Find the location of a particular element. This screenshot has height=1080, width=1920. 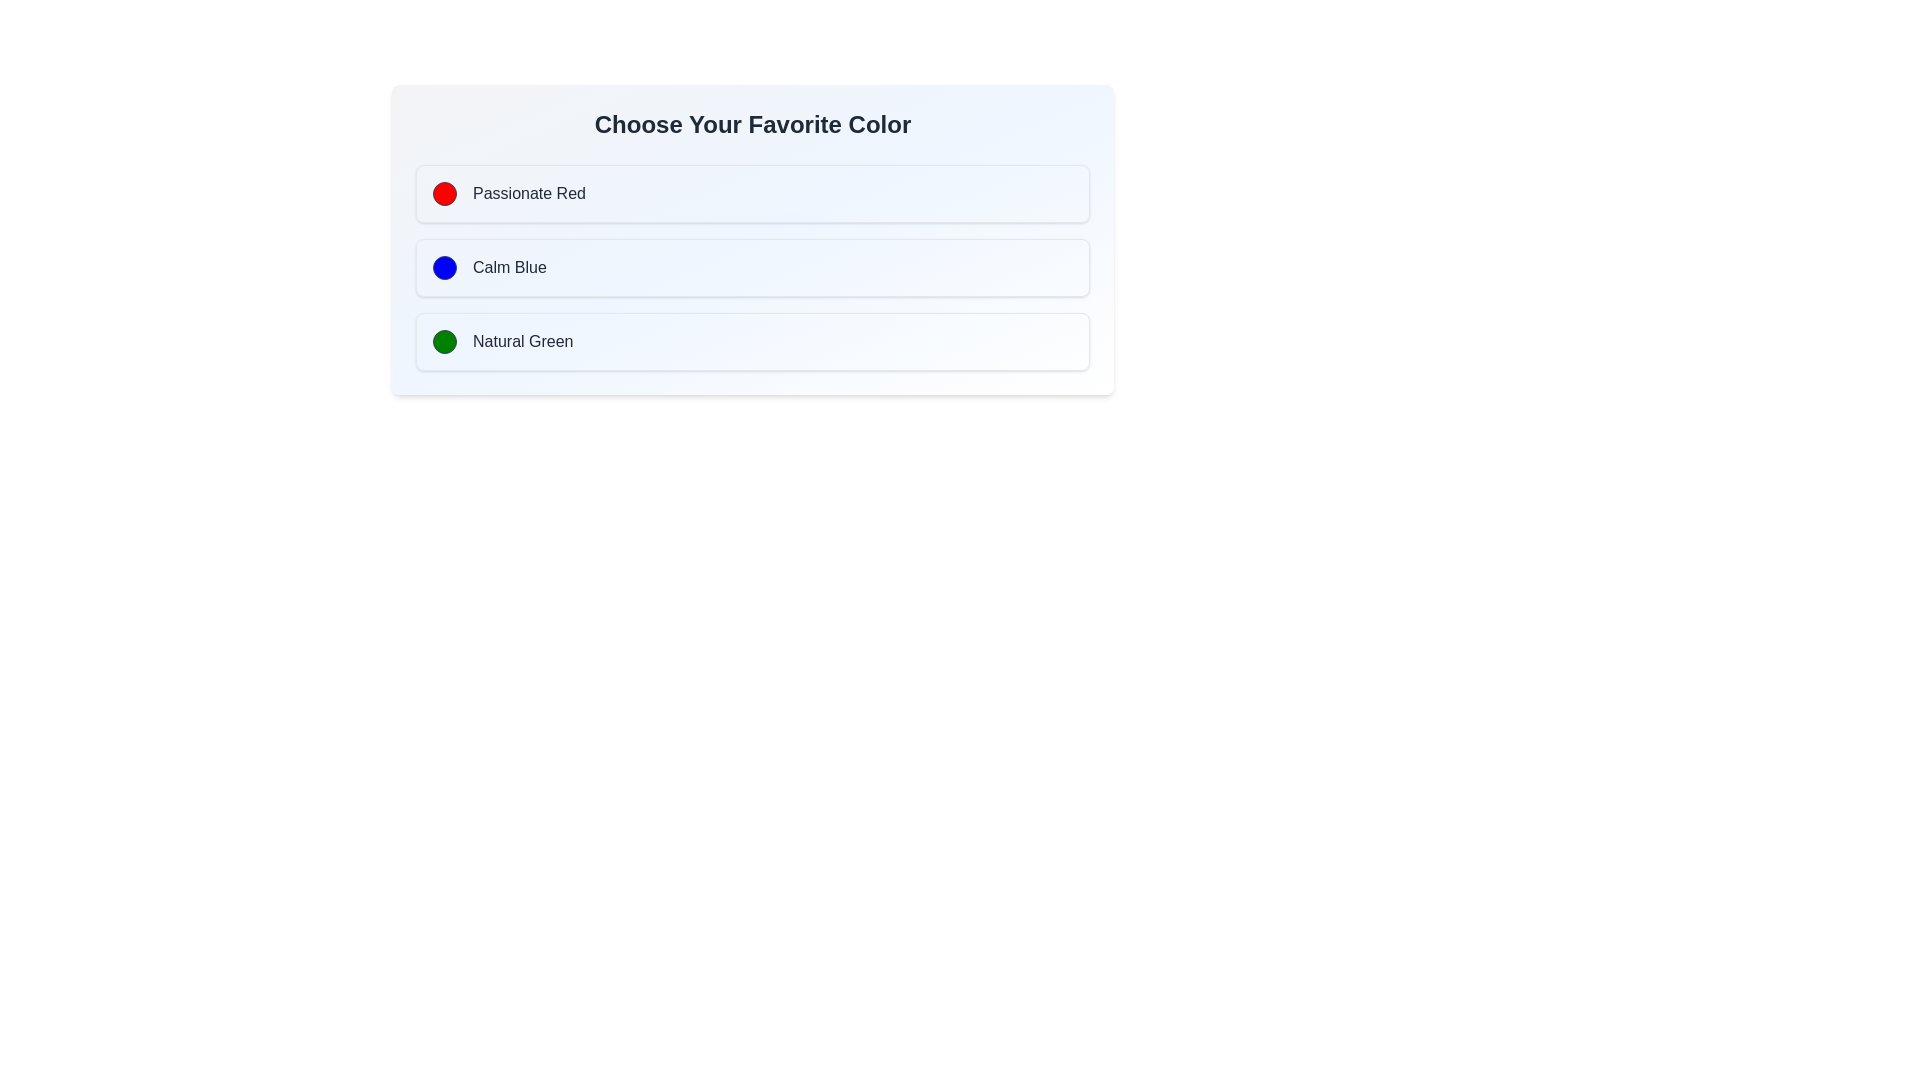

the text label reading 'Calm Blue', which is styled with a medium font weight and dark gray color, located in the second row beneath the label 'Choose Your Favorite Color' is located at coordinates (509, 266).